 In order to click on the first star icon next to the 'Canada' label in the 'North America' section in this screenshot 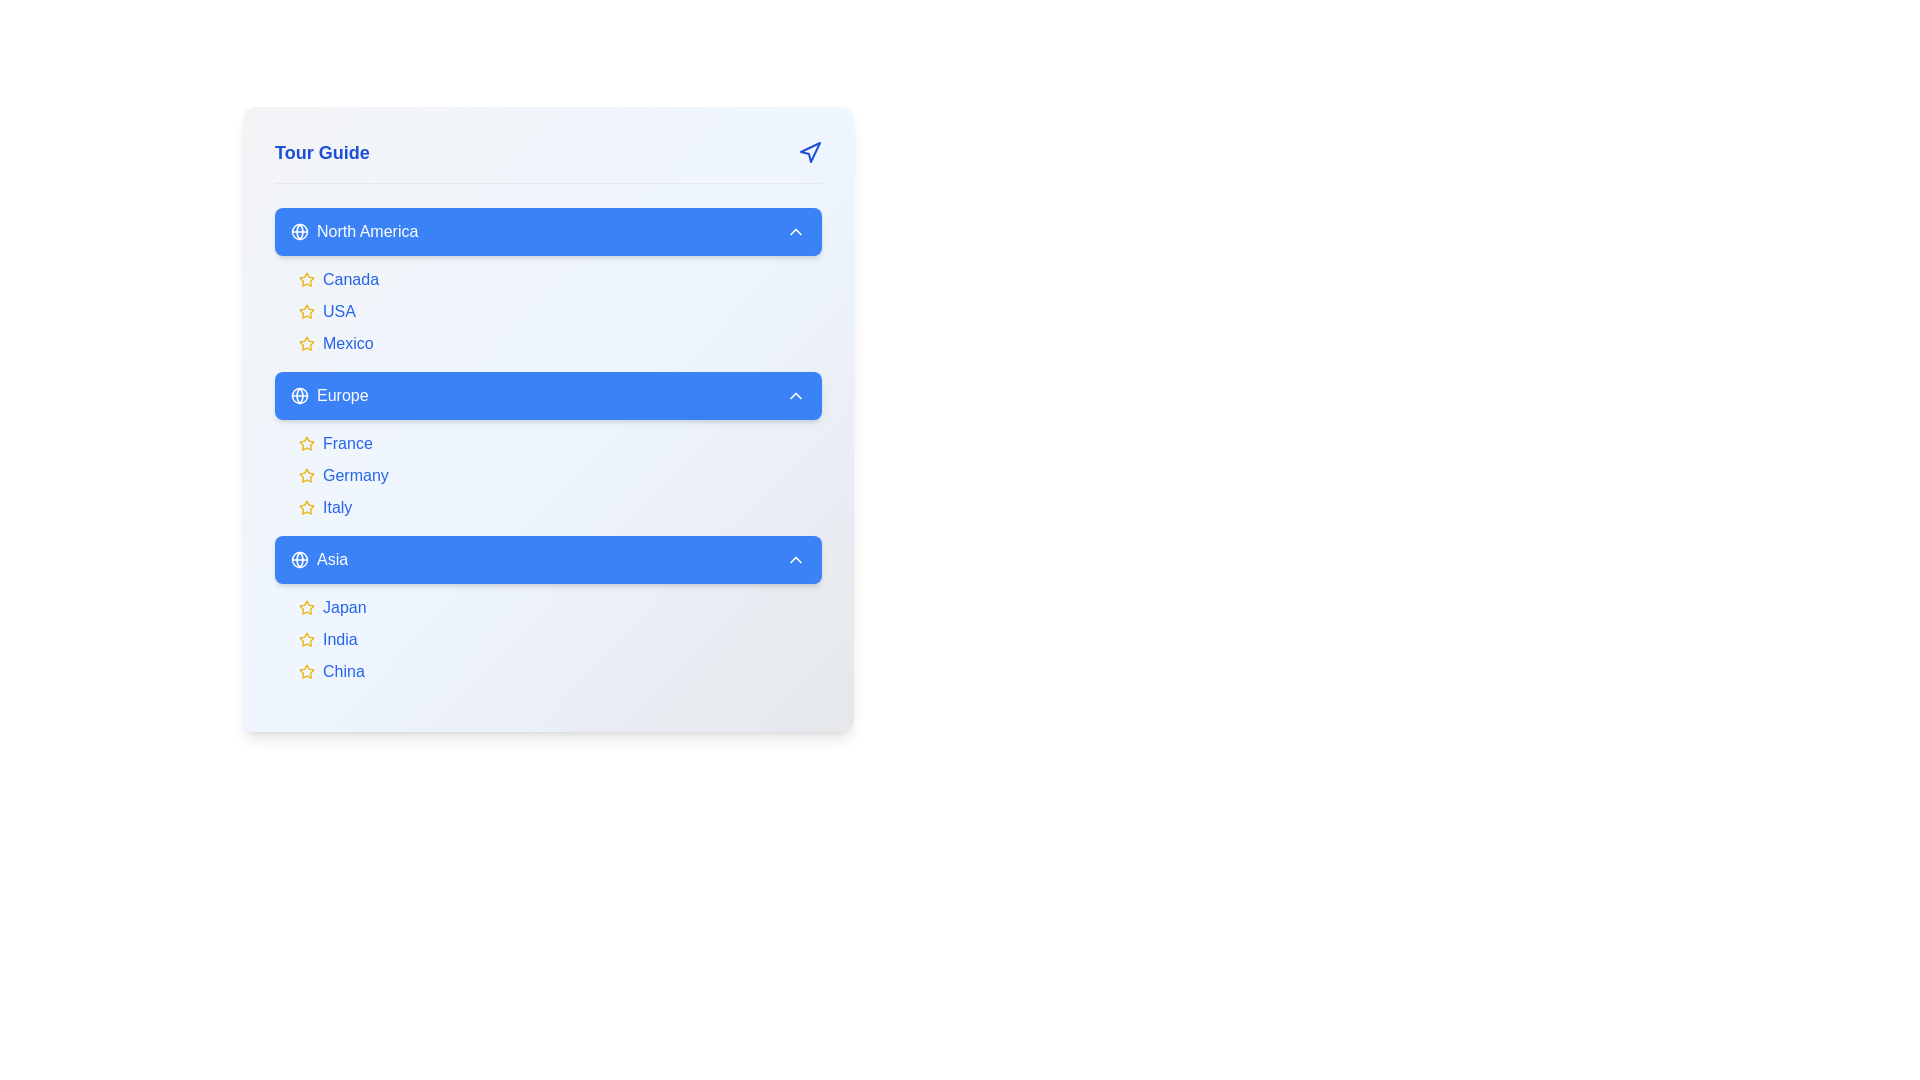, I will do `click(306, 280)`.